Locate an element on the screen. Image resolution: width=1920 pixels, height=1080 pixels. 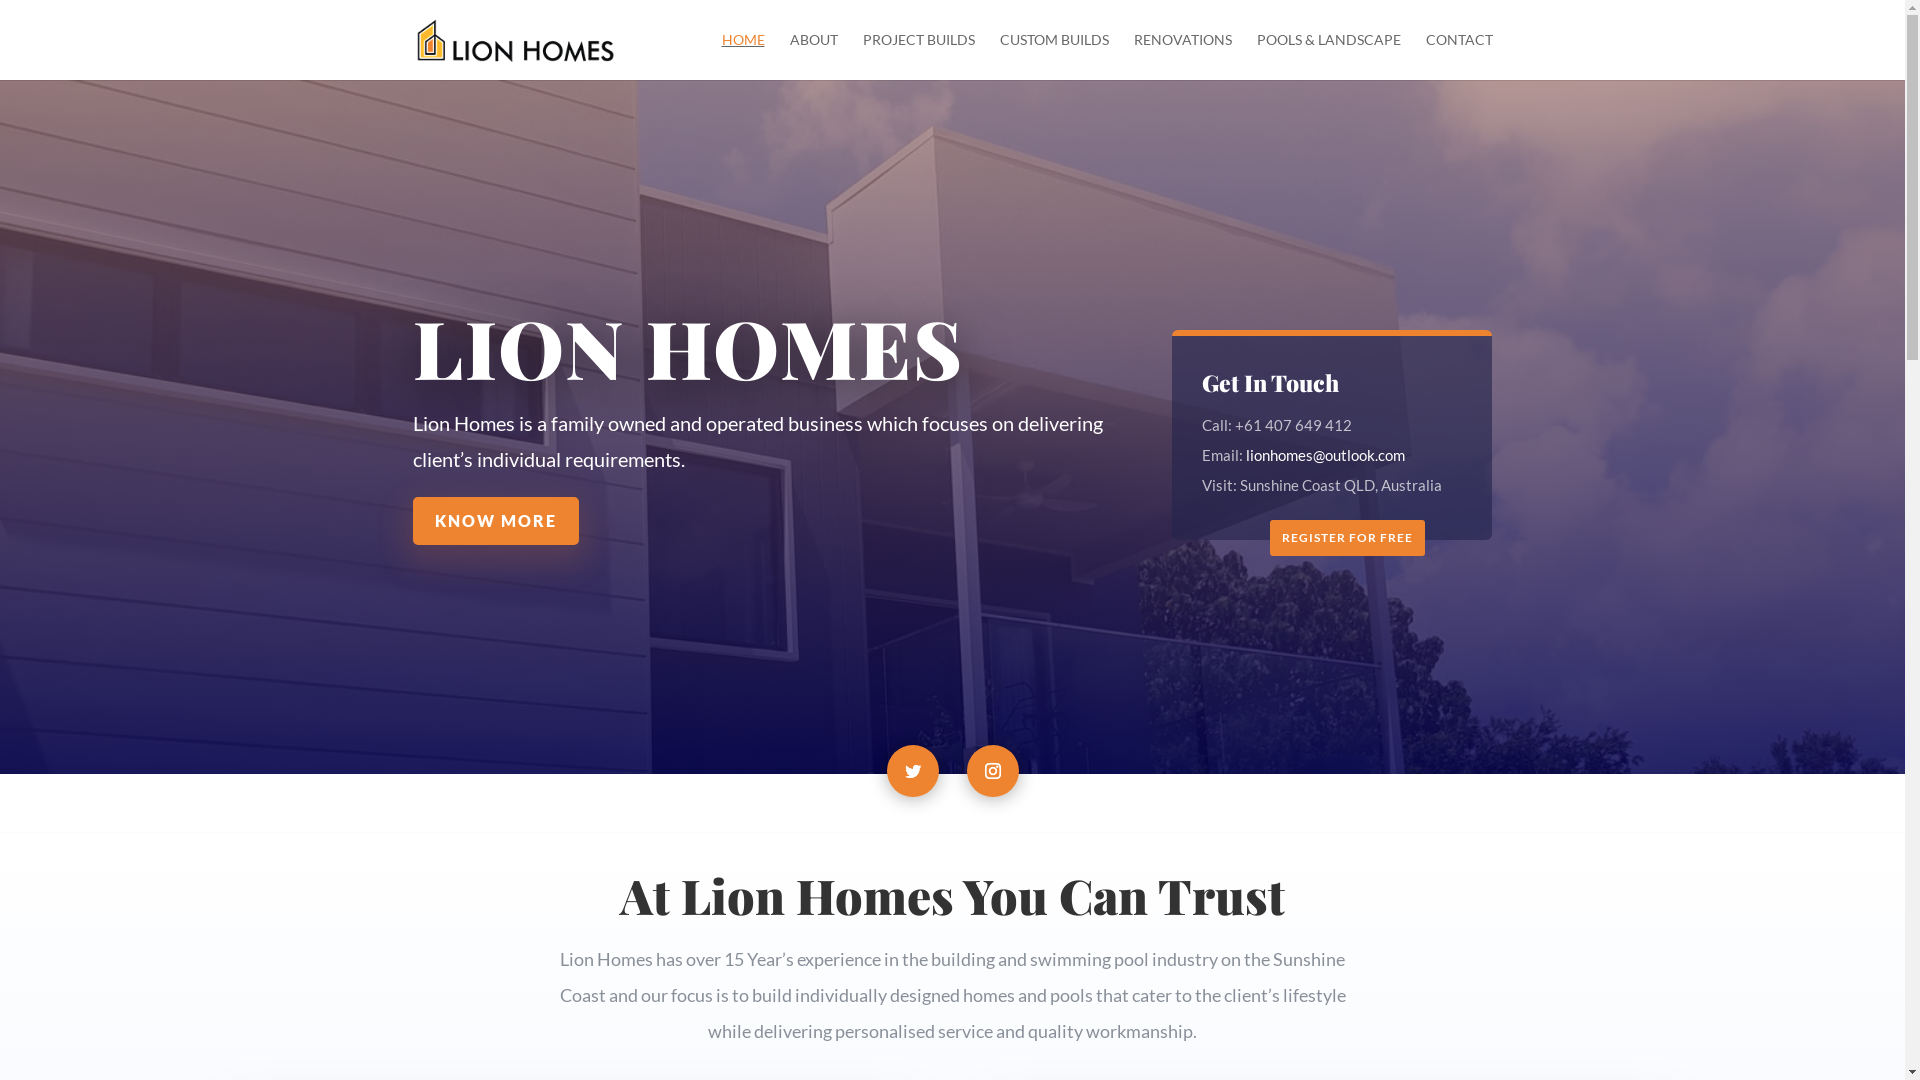
'Follow on Twitter' is located at coordinates (885, 770).